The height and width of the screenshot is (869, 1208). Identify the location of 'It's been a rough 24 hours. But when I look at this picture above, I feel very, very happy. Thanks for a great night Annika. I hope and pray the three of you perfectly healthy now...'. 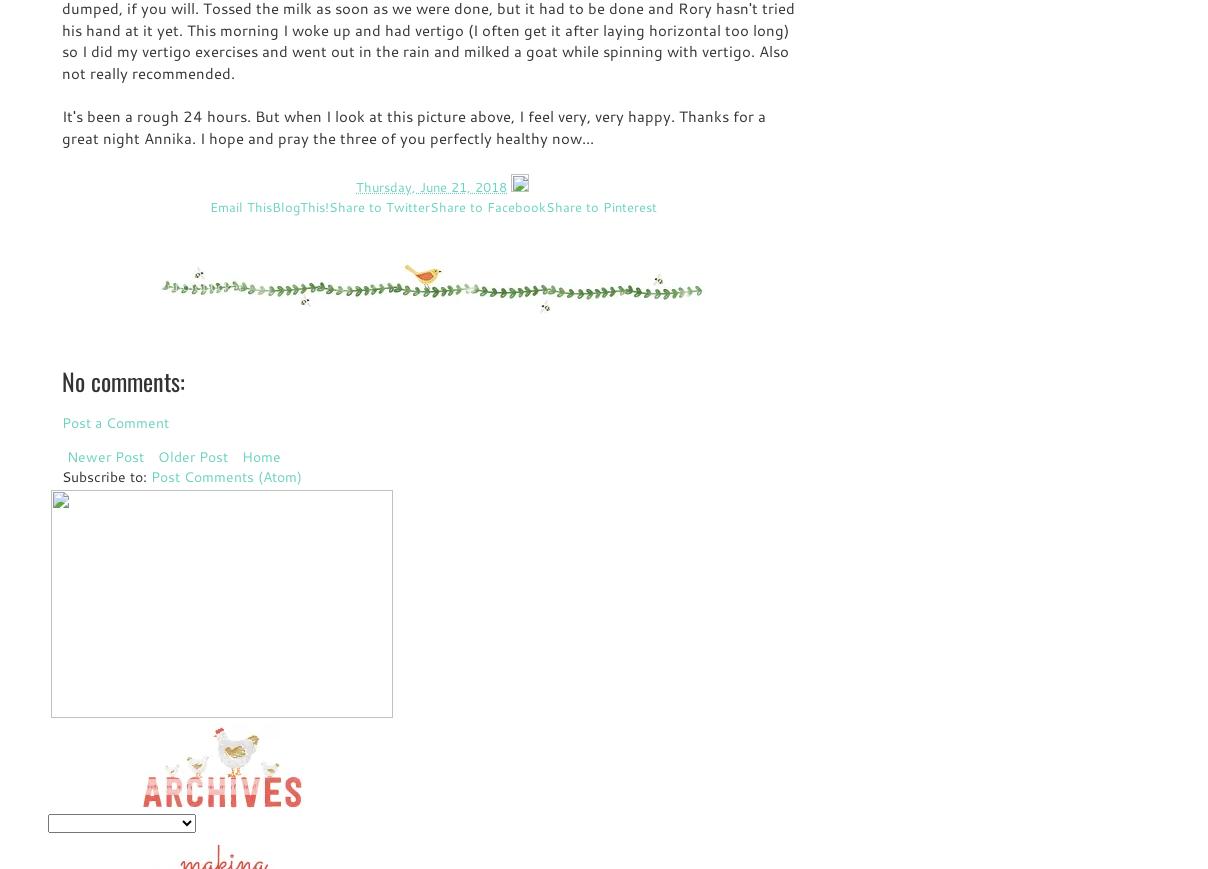
(412, 125).